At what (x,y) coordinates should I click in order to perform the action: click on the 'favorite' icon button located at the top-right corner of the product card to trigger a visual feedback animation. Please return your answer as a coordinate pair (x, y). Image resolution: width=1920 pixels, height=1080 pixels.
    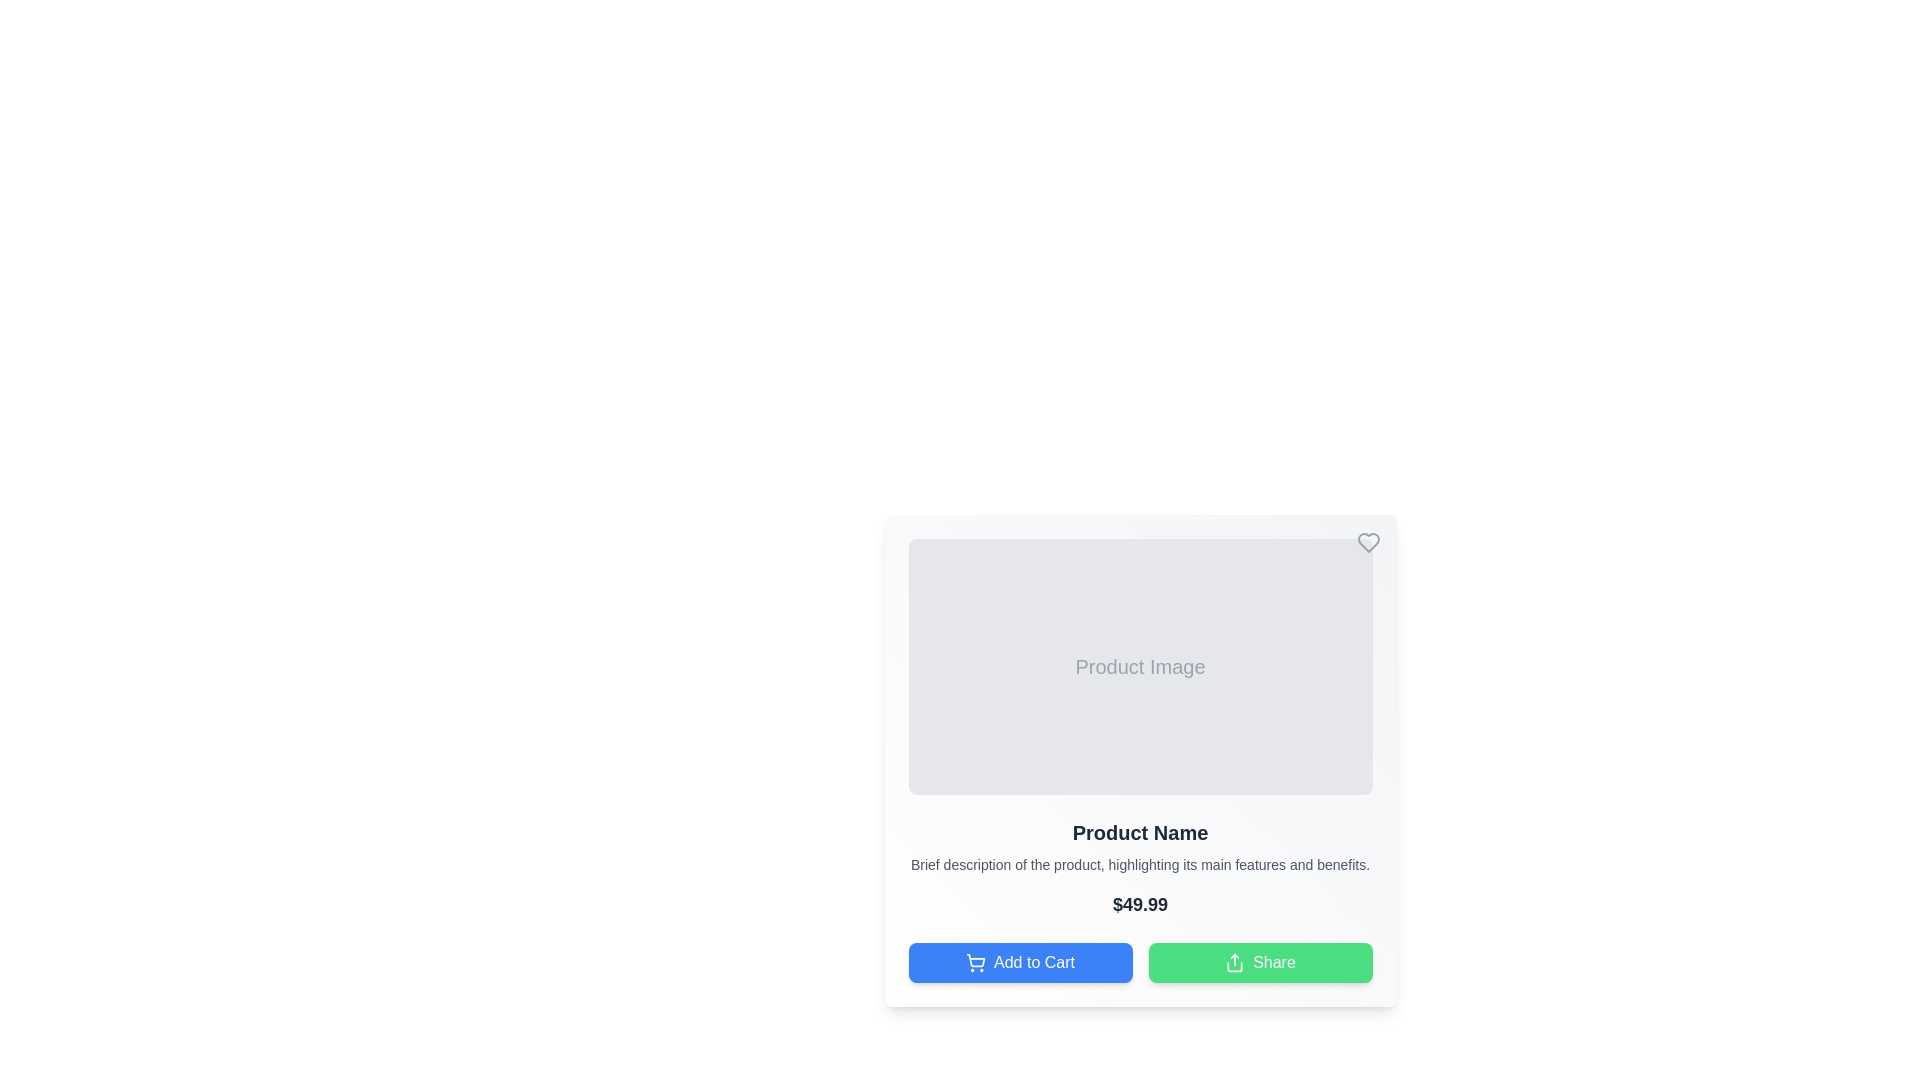
    Looking at the image, I should click on (1367, 543).